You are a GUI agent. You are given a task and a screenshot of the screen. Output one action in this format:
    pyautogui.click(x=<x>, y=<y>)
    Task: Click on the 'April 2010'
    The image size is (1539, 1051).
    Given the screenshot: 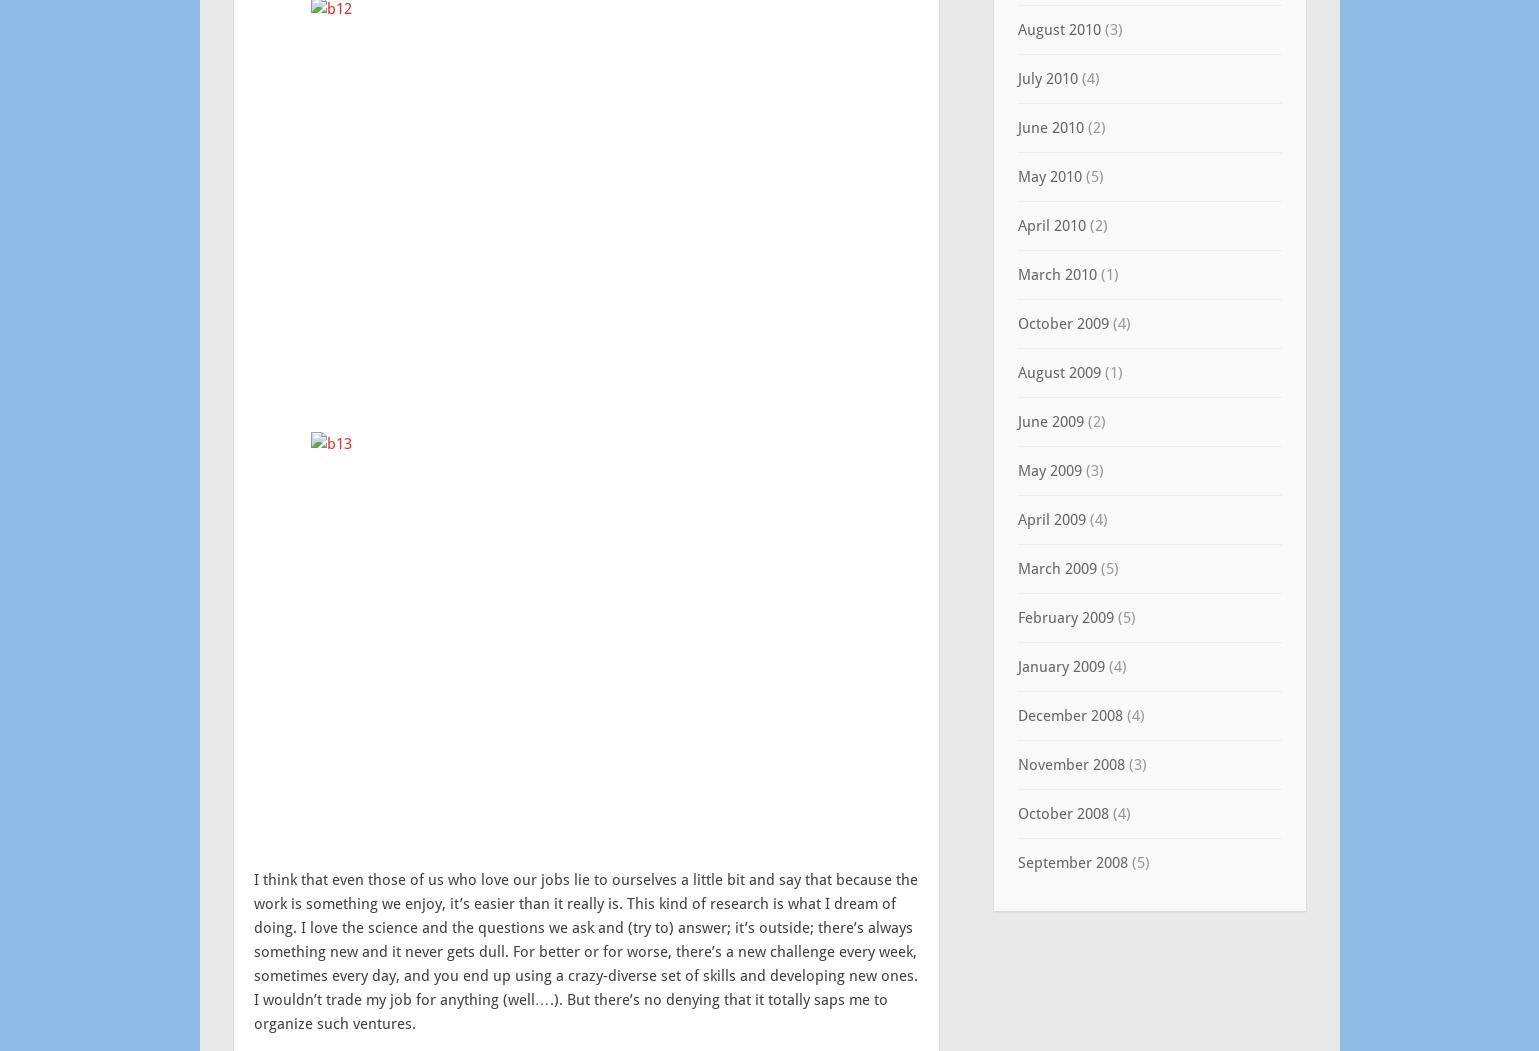 What is the action you would take?
    pyautogui.click(x=1049, y=224)
    